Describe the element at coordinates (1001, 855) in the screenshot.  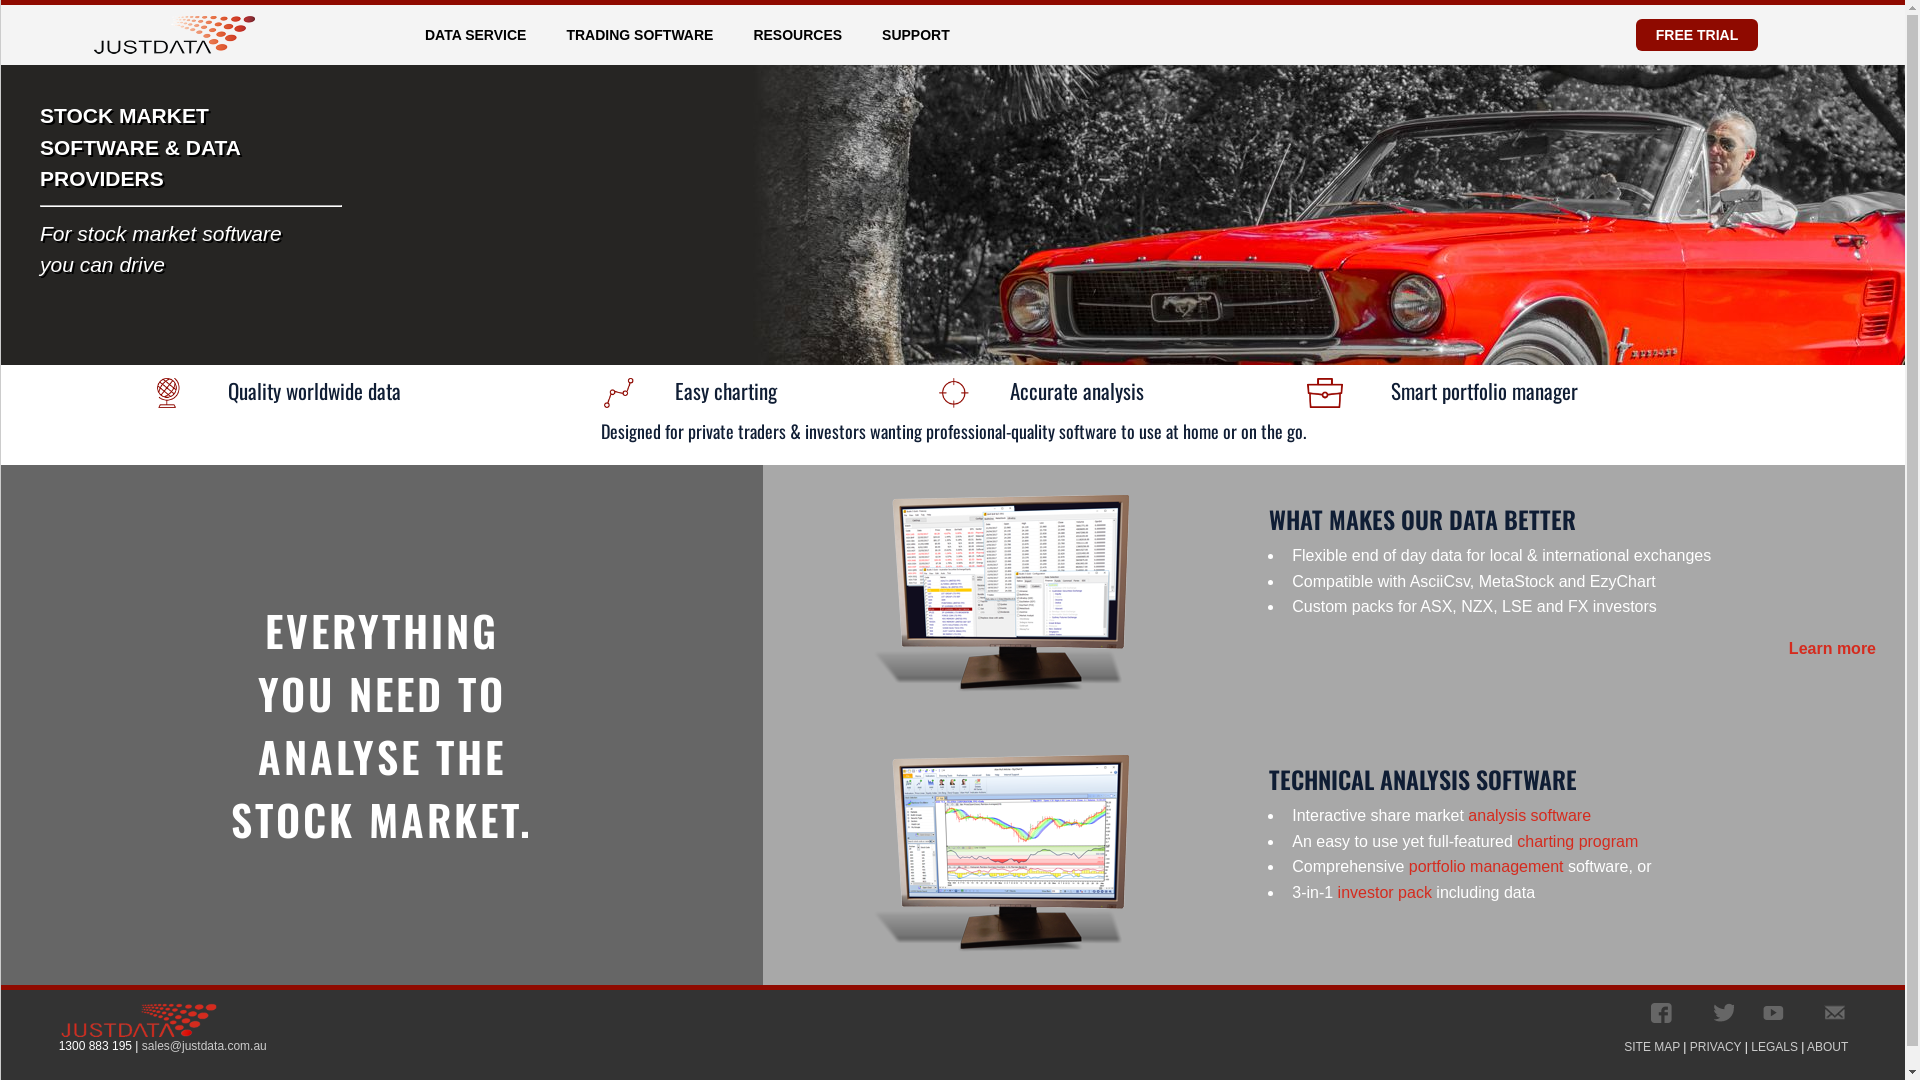
I see `'Charting & Analysis Software'` at that location.